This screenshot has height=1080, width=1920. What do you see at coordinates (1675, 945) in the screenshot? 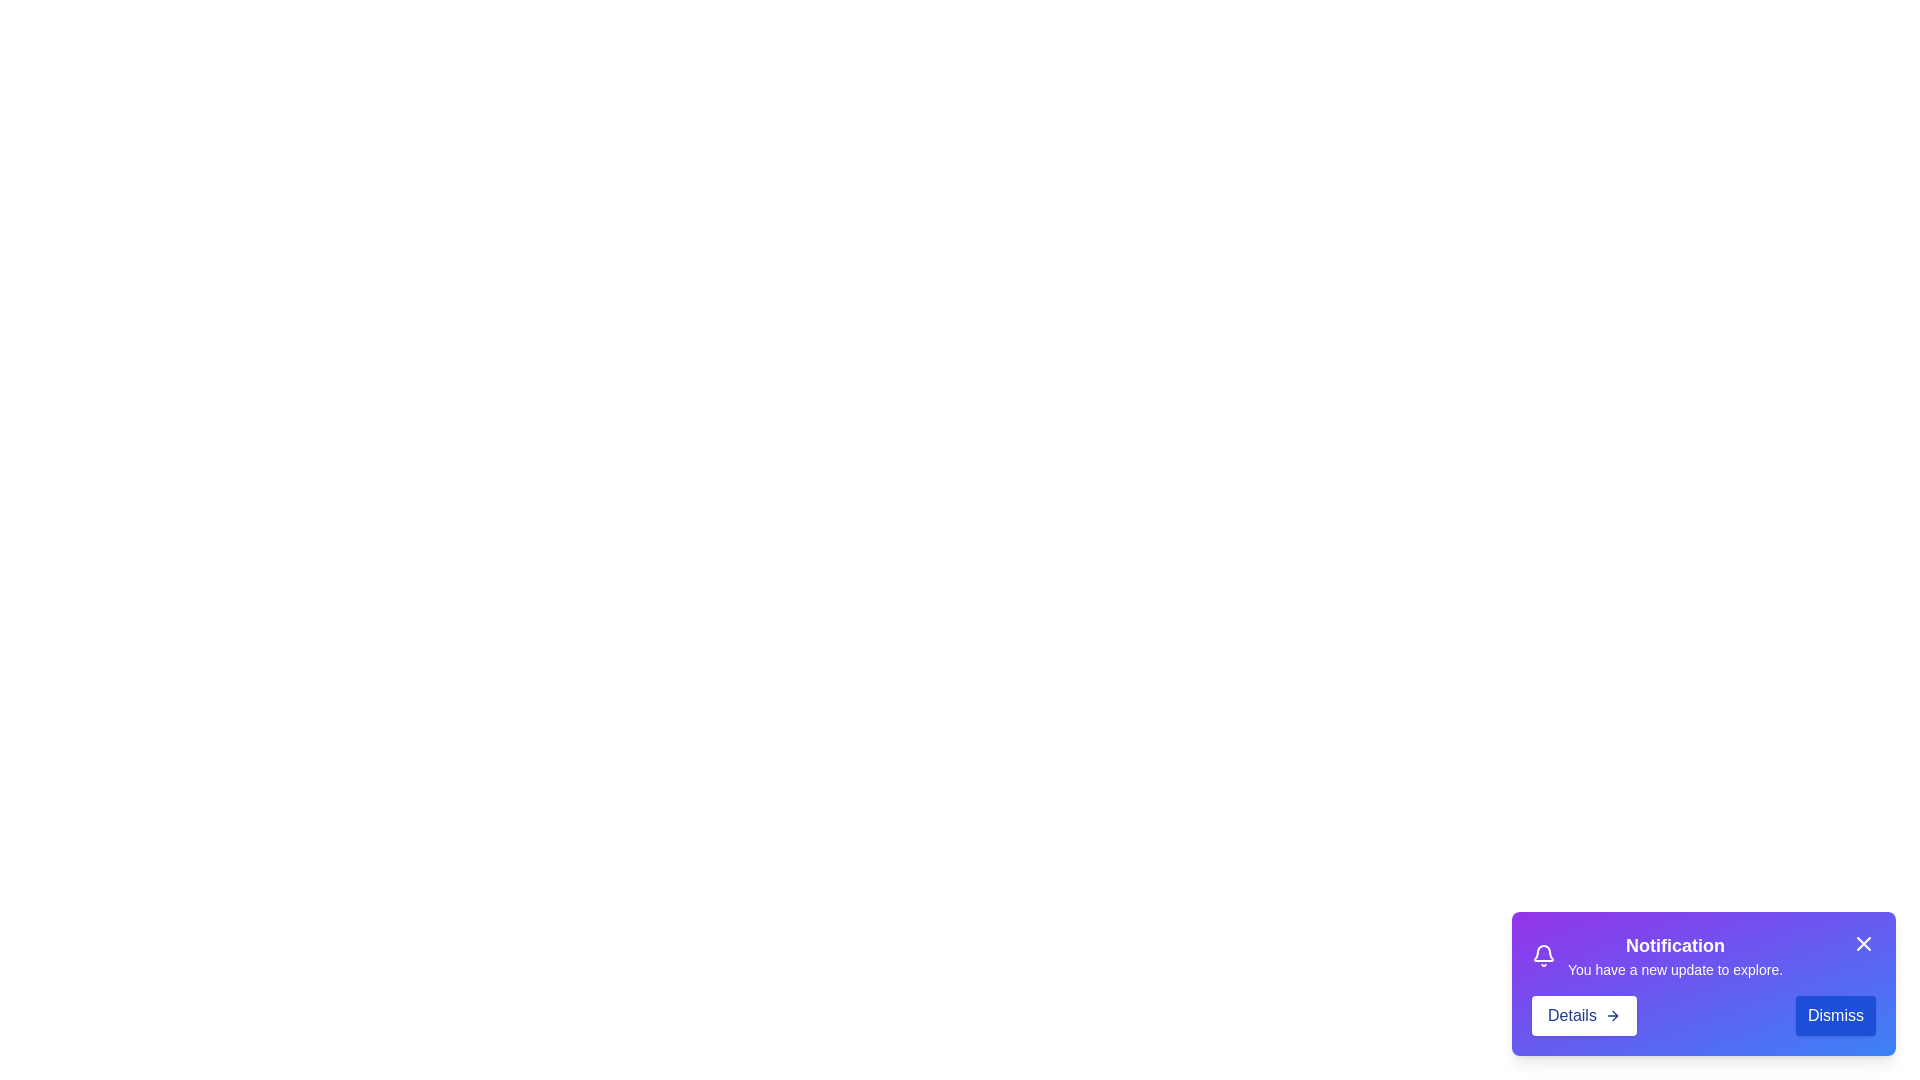
I see `bolded 'Notification' text at the top of the purple gradient notification popup` at bounding box center [1675, 945].